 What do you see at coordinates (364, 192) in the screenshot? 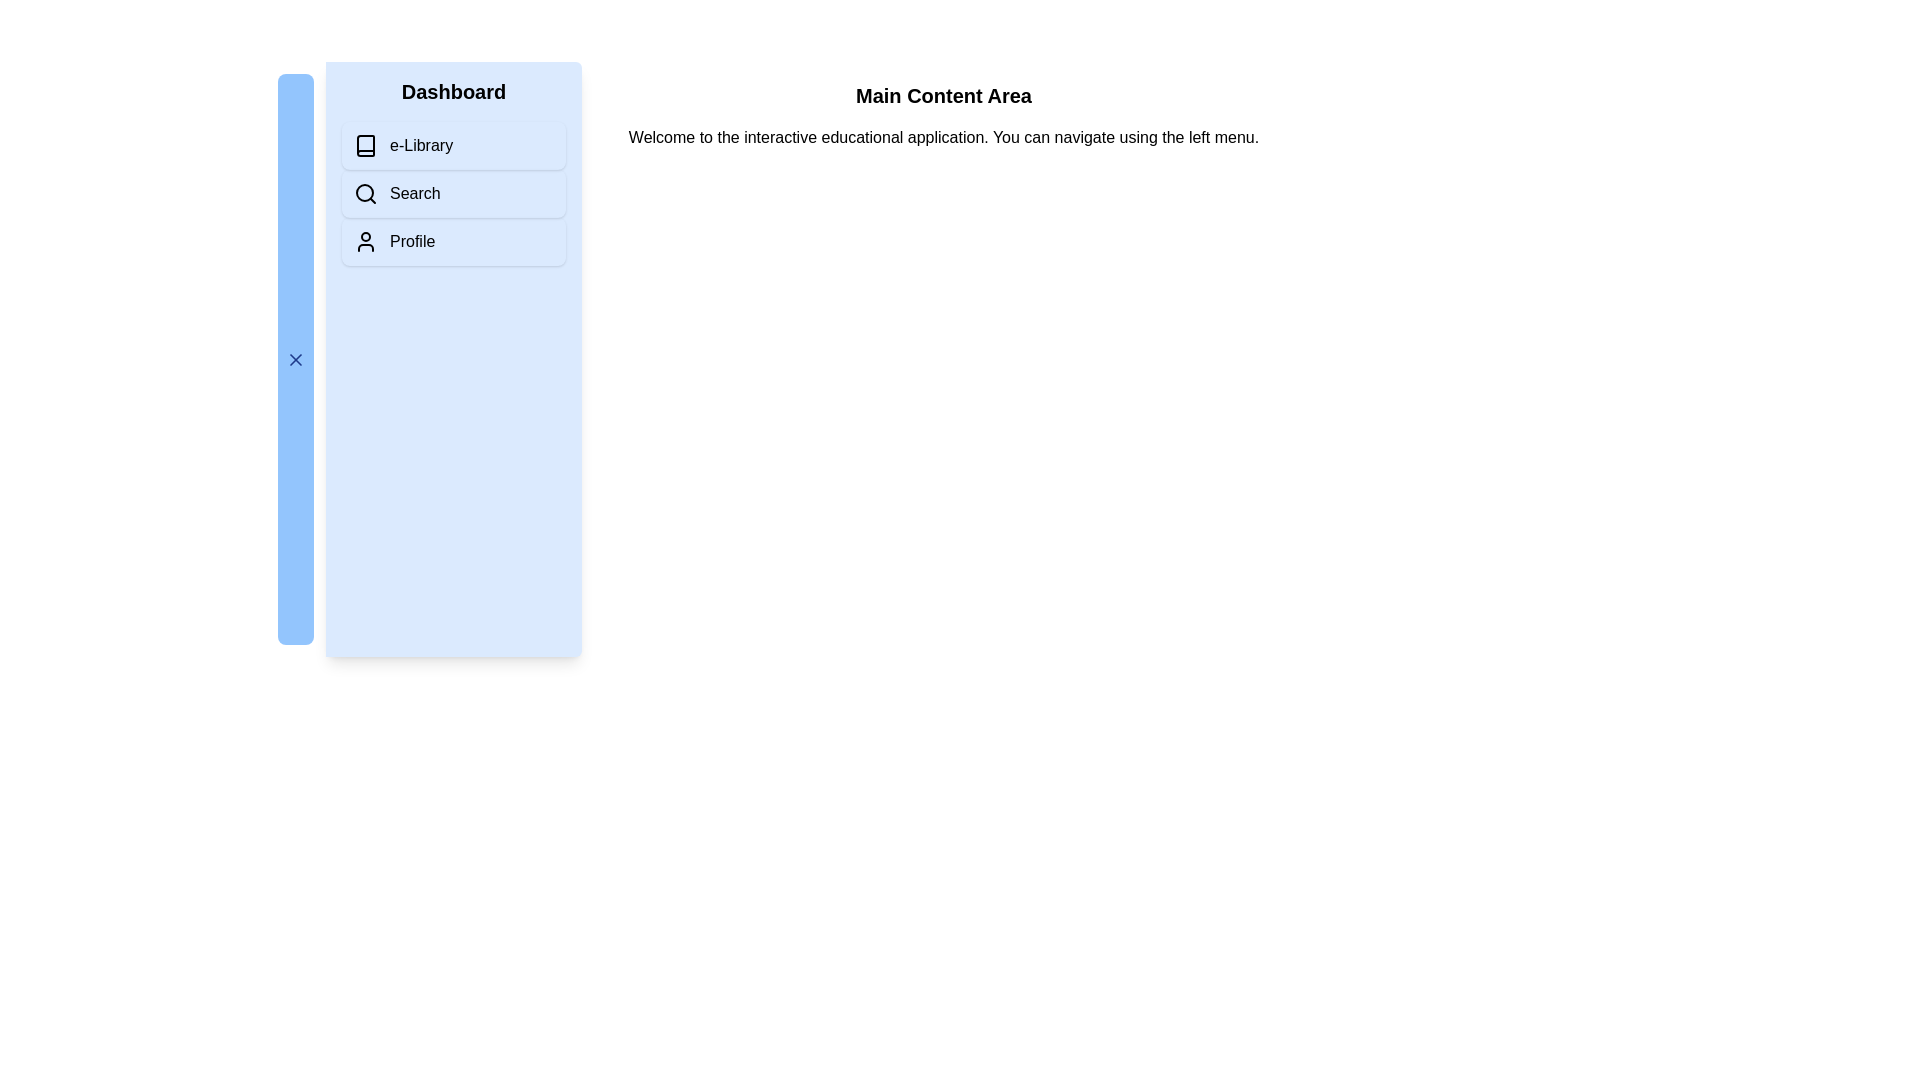
I see `the inner circular part of the magnifying glass icon, which is the second icon in the vertical list on the left side panel` at bounding box center [364, 192].